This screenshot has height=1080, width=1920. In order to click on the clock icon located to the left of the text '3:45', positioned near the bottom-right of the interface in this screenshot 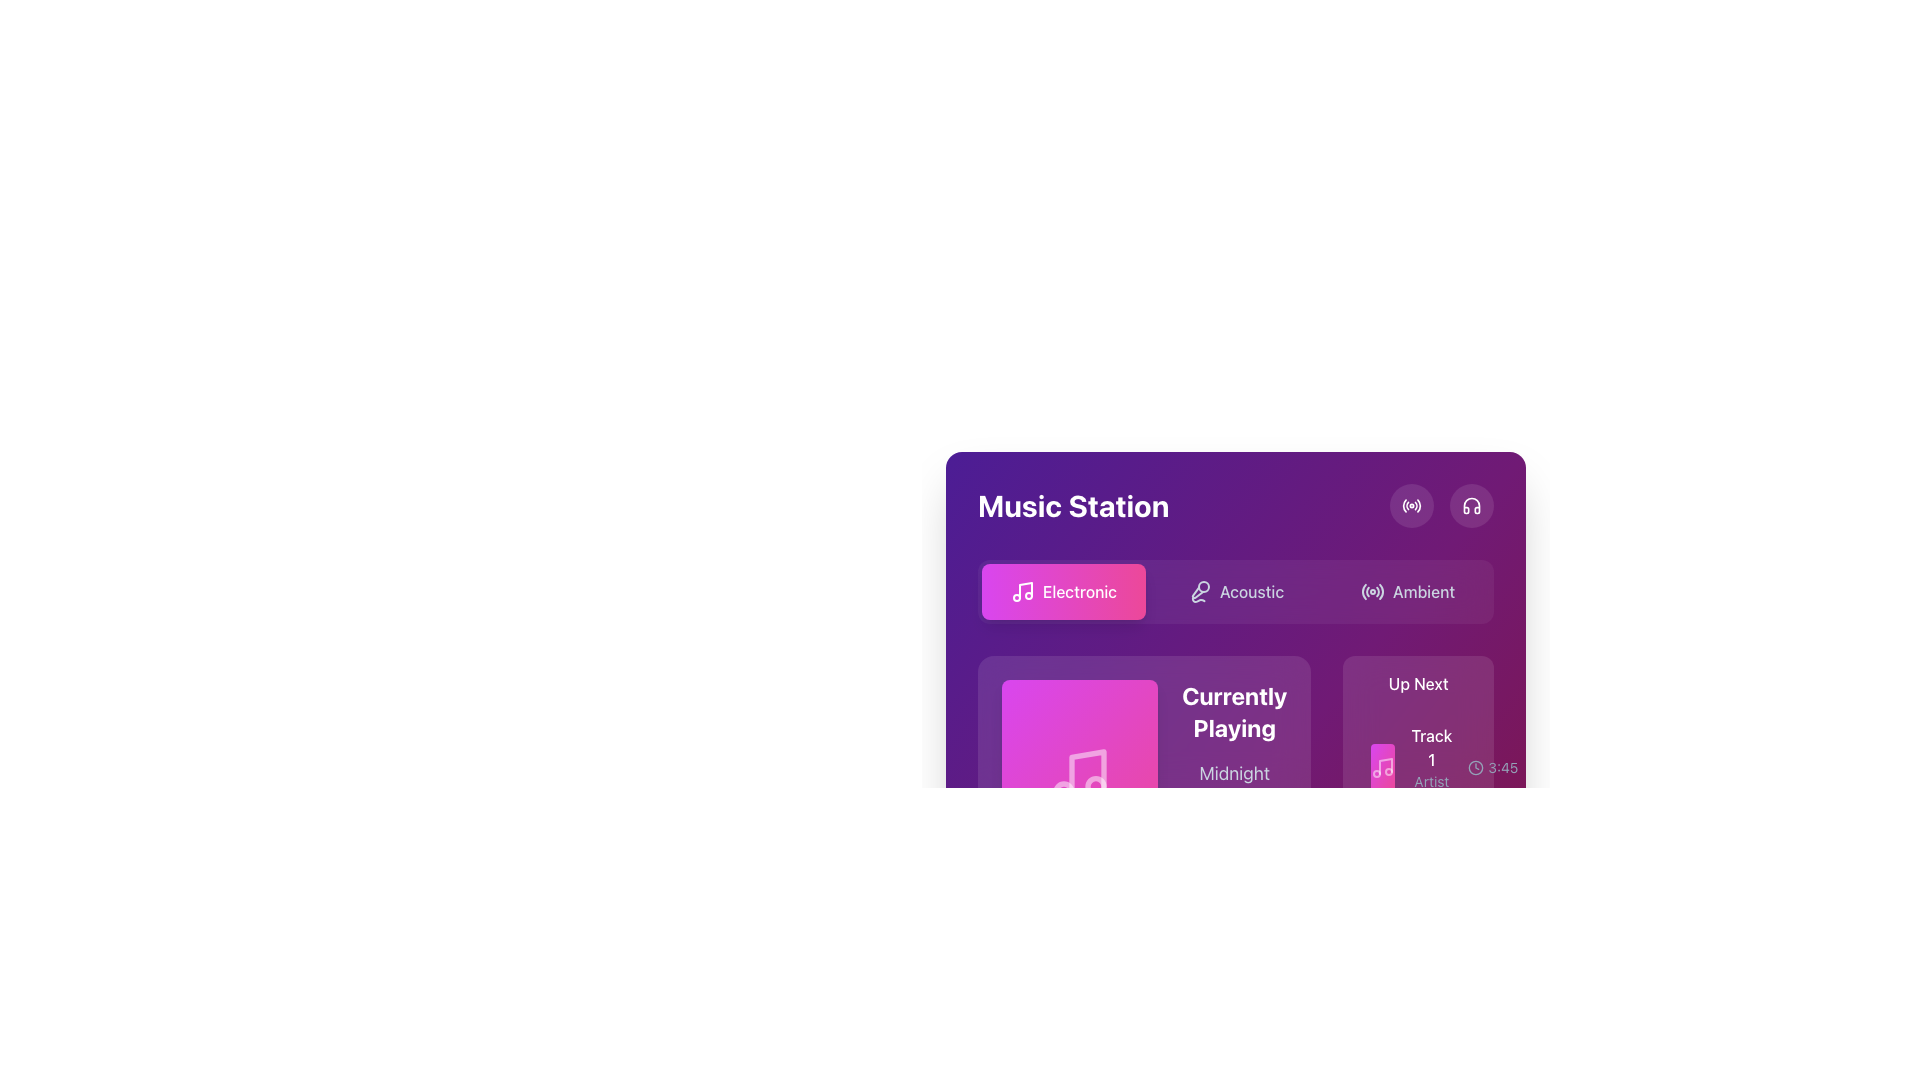, I will do `click(1476, 766)`.